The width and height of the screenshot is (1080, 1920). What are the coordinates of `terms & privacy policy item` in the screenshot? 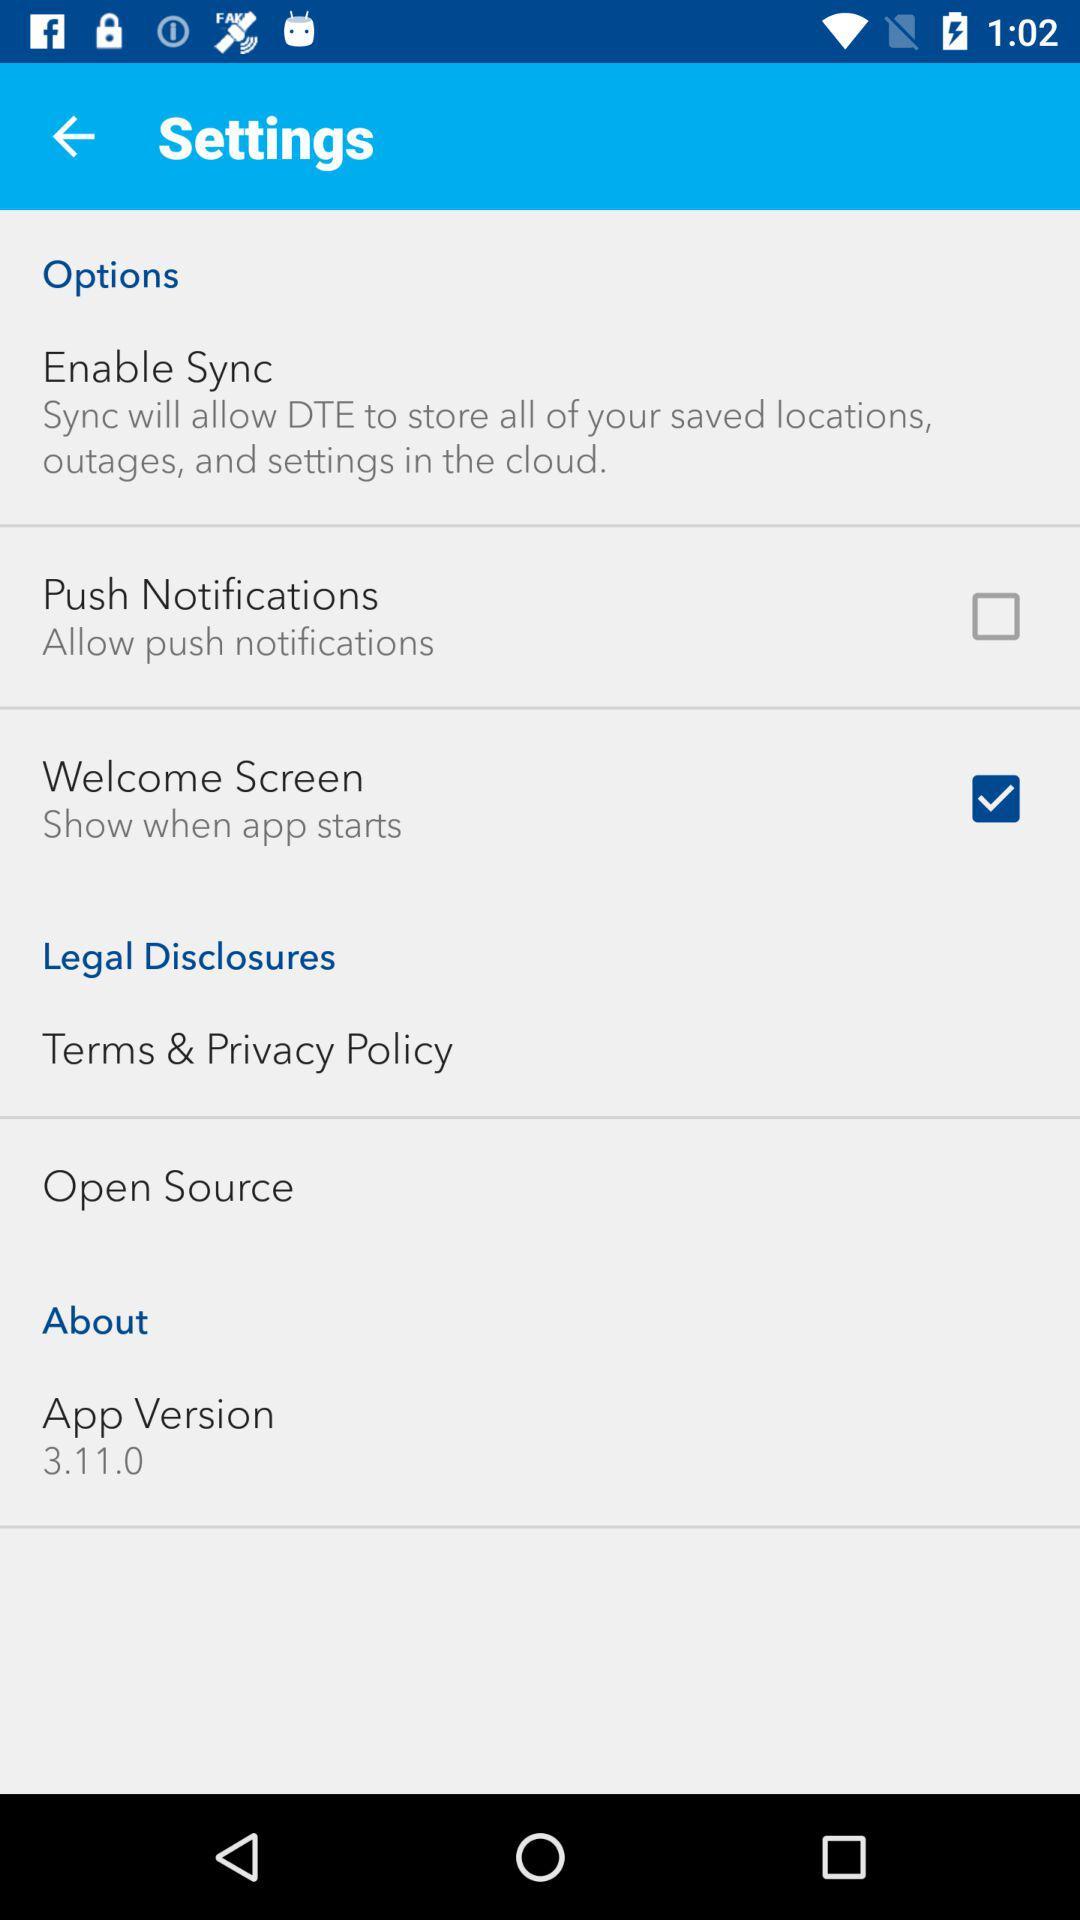 It's located at (246, 1047).